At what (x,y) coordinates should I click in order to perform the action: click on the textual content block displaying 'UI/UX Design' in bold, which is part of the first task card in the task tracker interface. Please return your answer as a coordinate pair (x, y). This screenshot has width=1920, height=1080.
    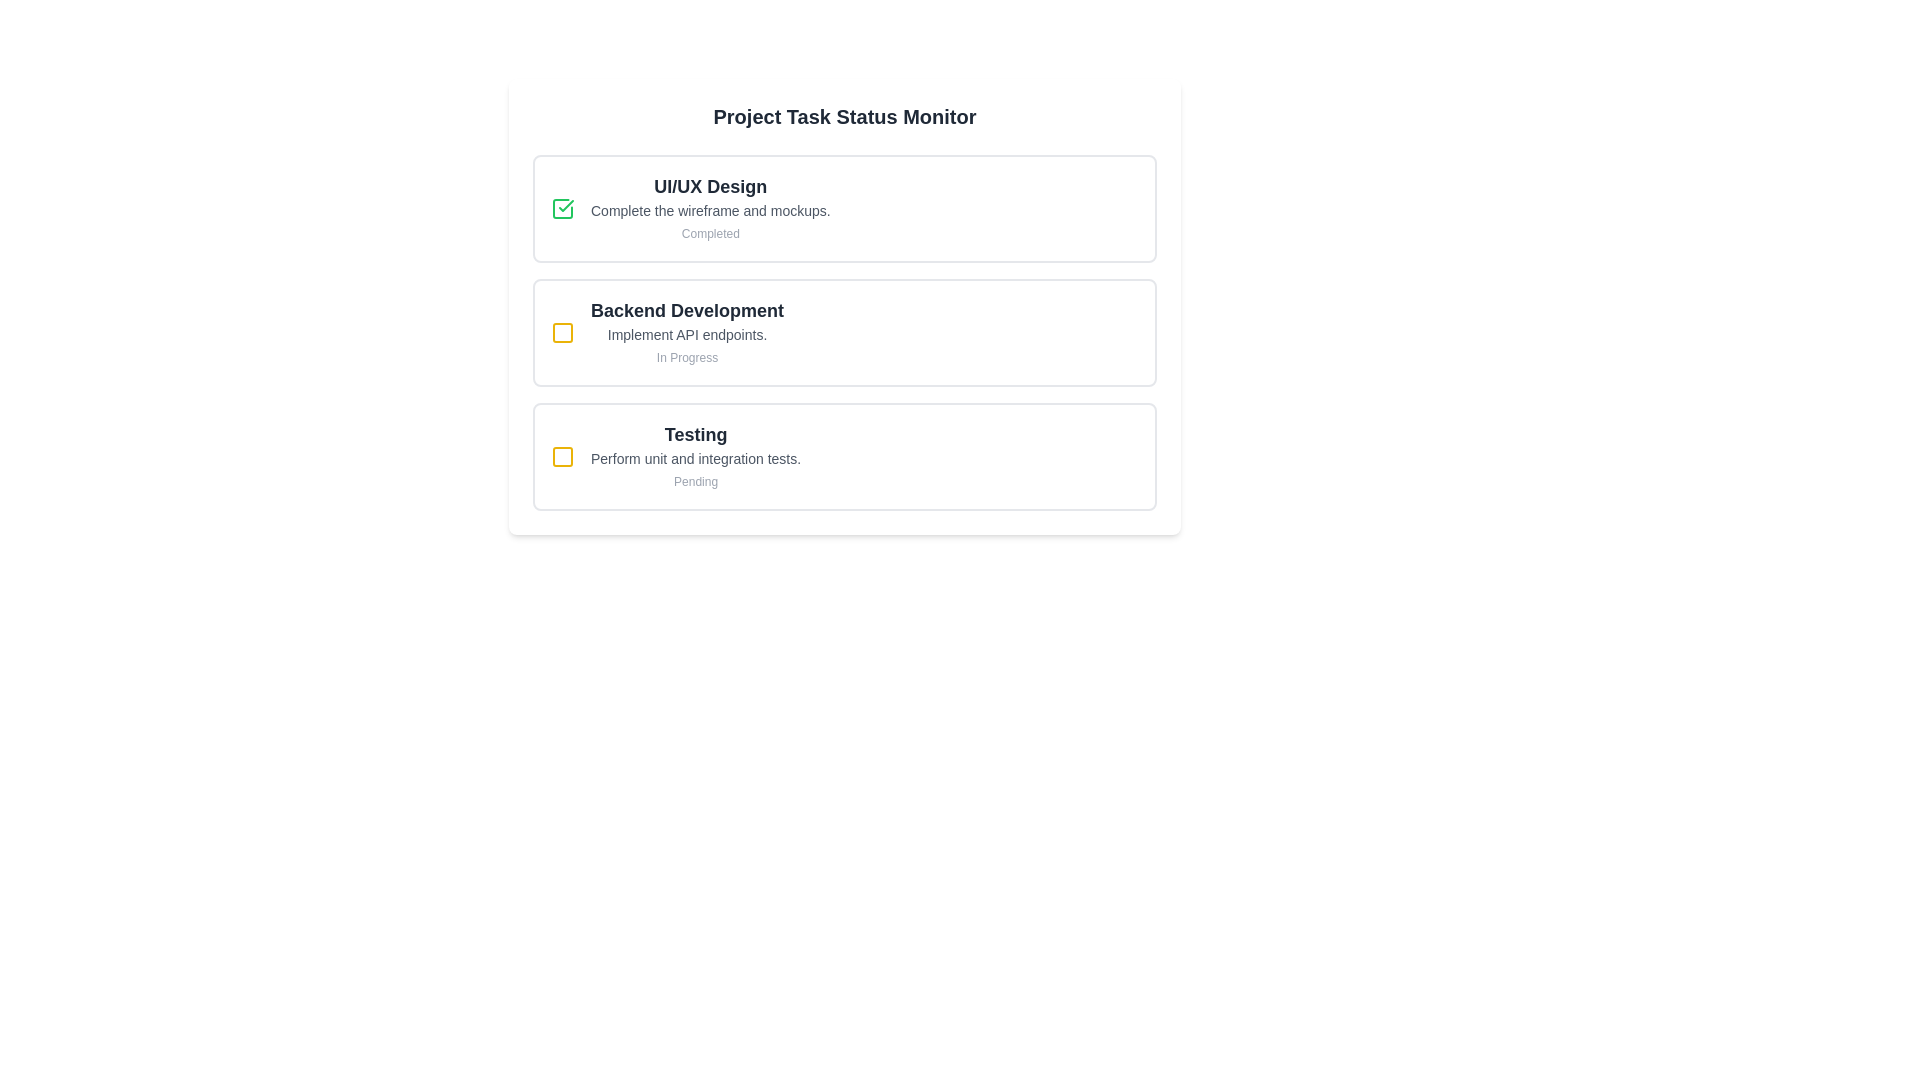
    Looking at the image, I should click on (710, 208).